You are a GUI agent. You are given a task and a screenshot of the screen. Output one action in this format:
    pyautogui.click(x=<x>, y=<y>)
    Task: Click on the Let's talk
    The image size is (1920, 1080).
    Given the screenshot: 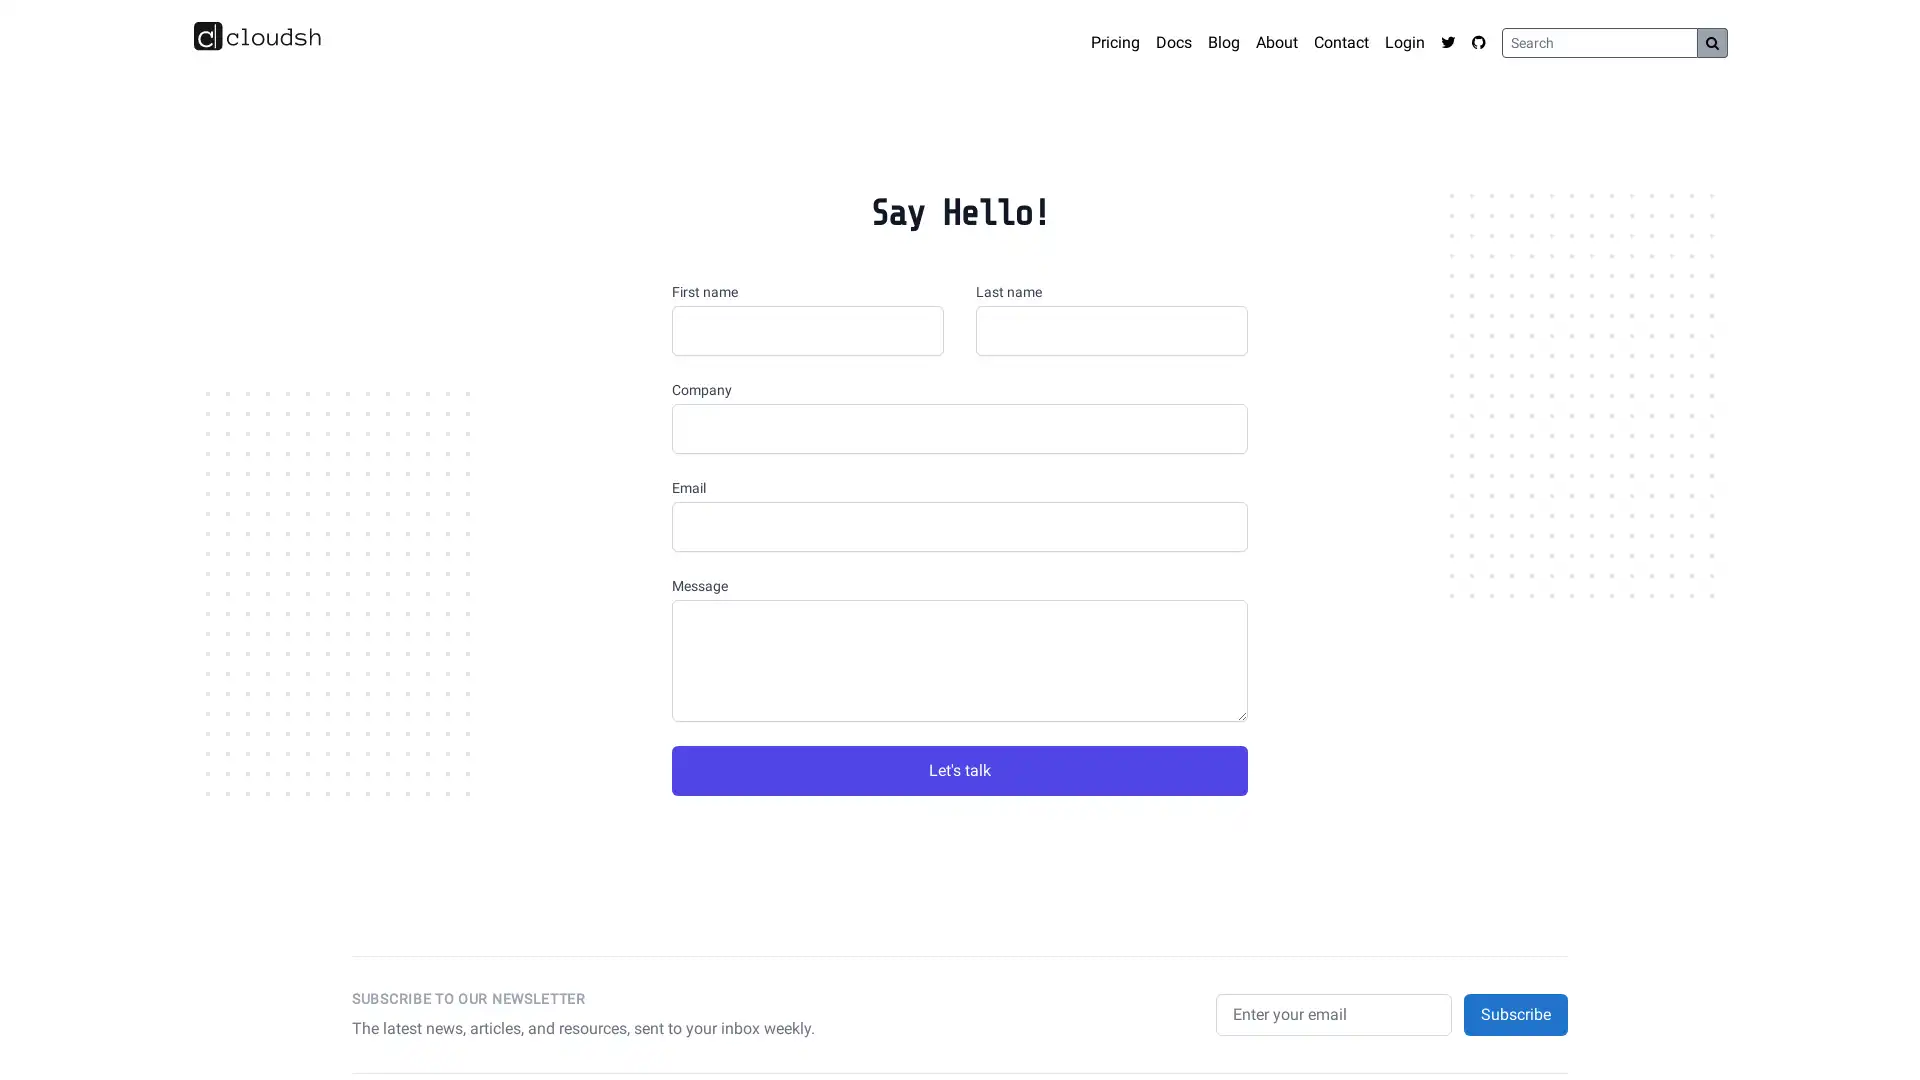 What is the action you would take?
    pyautogui.click(x=960, y=770)
    